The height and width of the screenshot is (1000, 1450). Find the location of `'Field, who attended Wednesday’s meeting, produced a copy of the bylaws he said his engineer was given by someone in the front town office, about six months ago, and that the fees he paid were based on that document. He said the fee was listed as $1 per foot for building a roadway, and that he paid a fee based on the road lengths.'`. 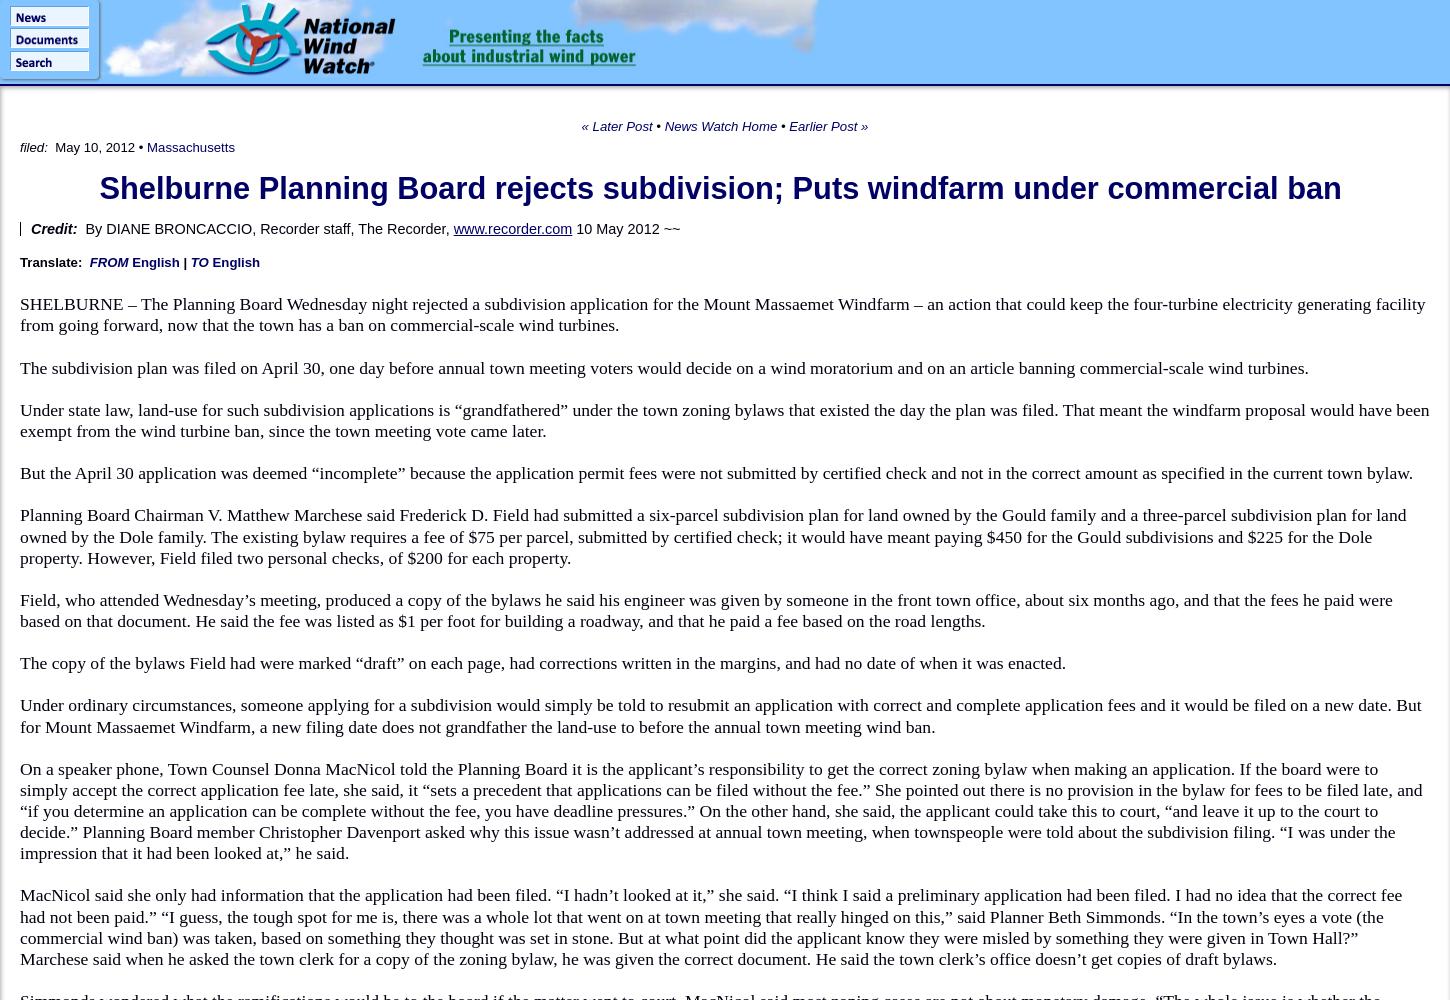

'Field, who attended Wednesday’s meeting, produced a copy of the bylaws he said his engineer was given by someone in the front town office, about six months ago, and that the fees he paid were based on that document. He said the fee was listed as $1 per foot for building a roadway, and that he paid a fee based on the road lengths.' is located at coordinates (705, 608).